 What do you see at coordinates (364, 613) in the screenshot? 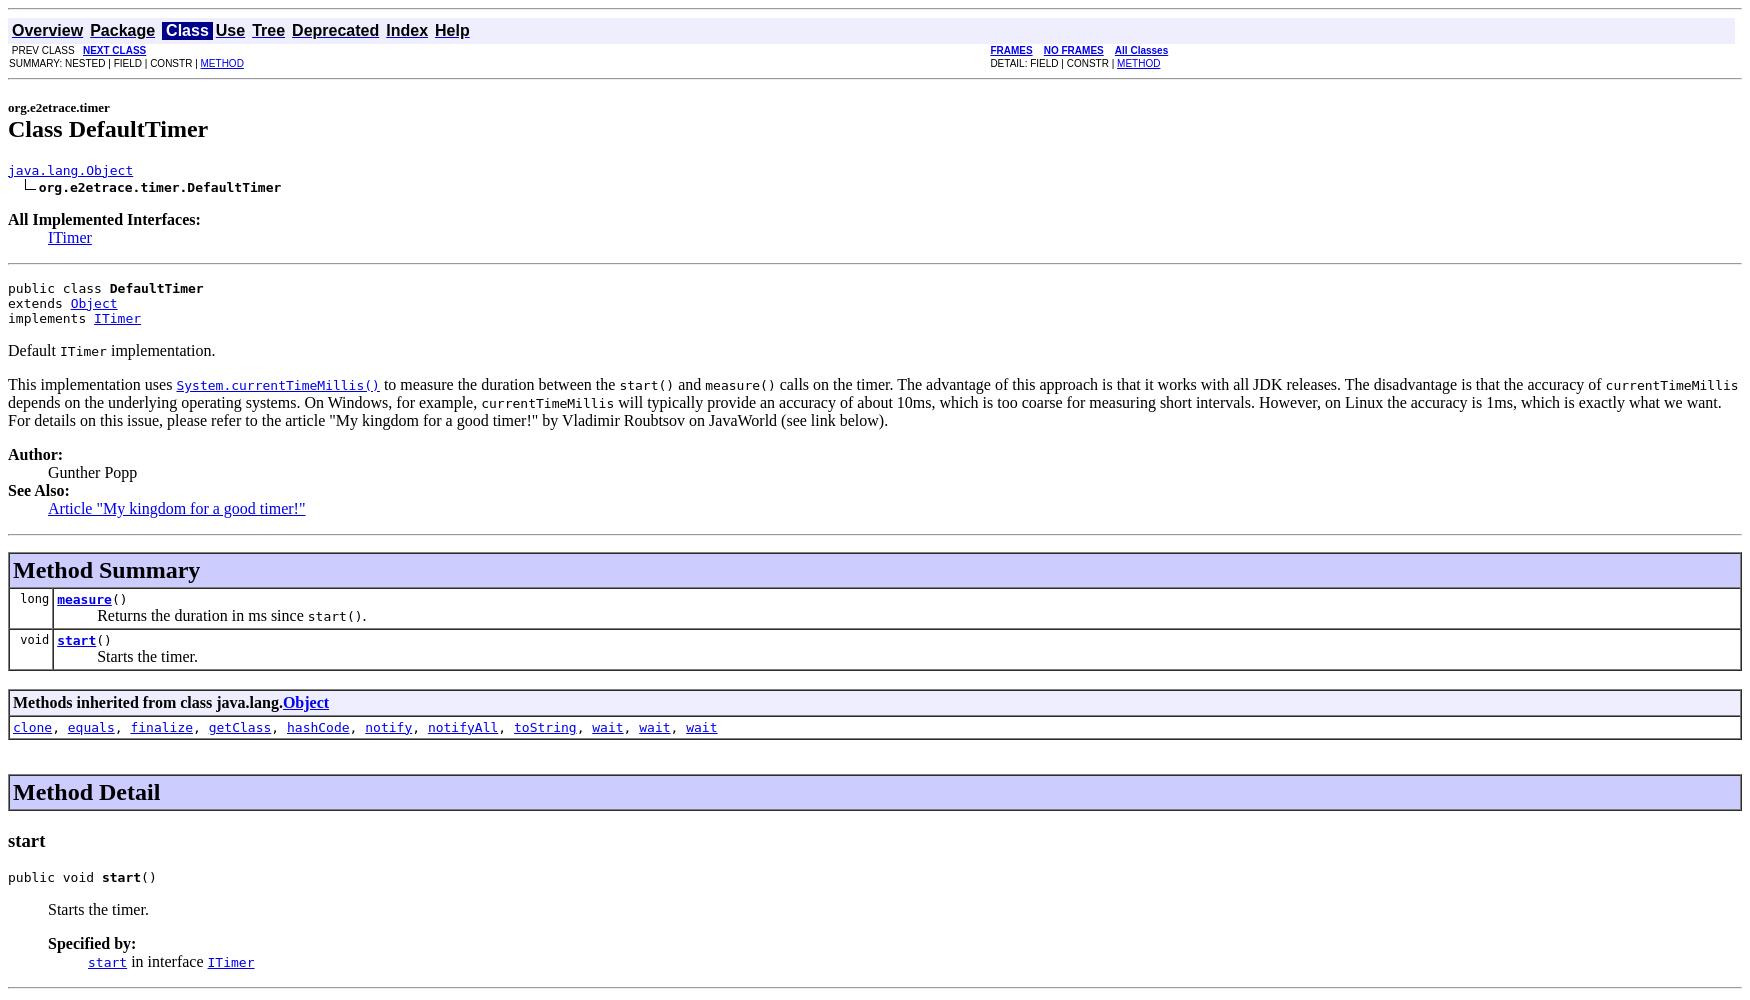
I see `'.'` at bounding box center [364, 613].